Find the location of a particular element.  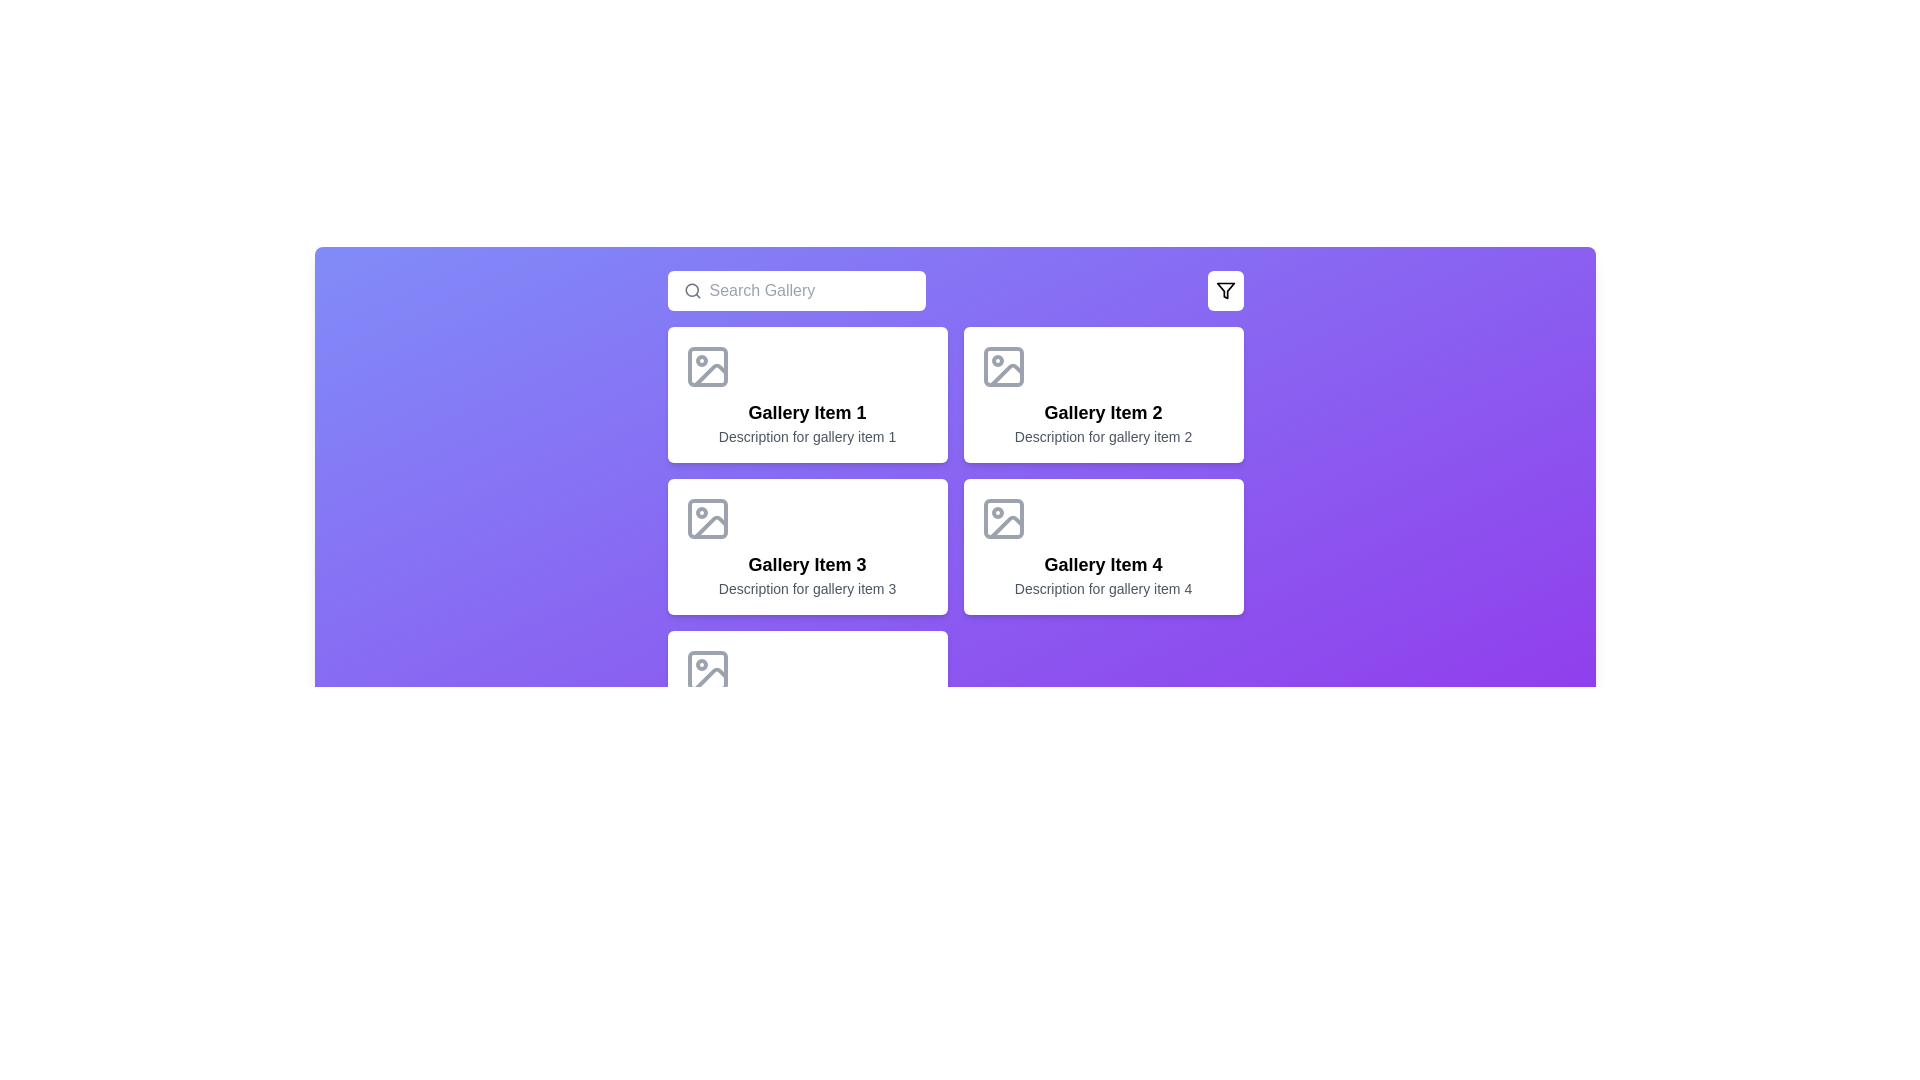

the gallery item icon located in the second row and second column of the gallery grid layout, specifically the Icon representing an image-related feature for 'Gallery Item 4' is located at coordinates (1006, 526).